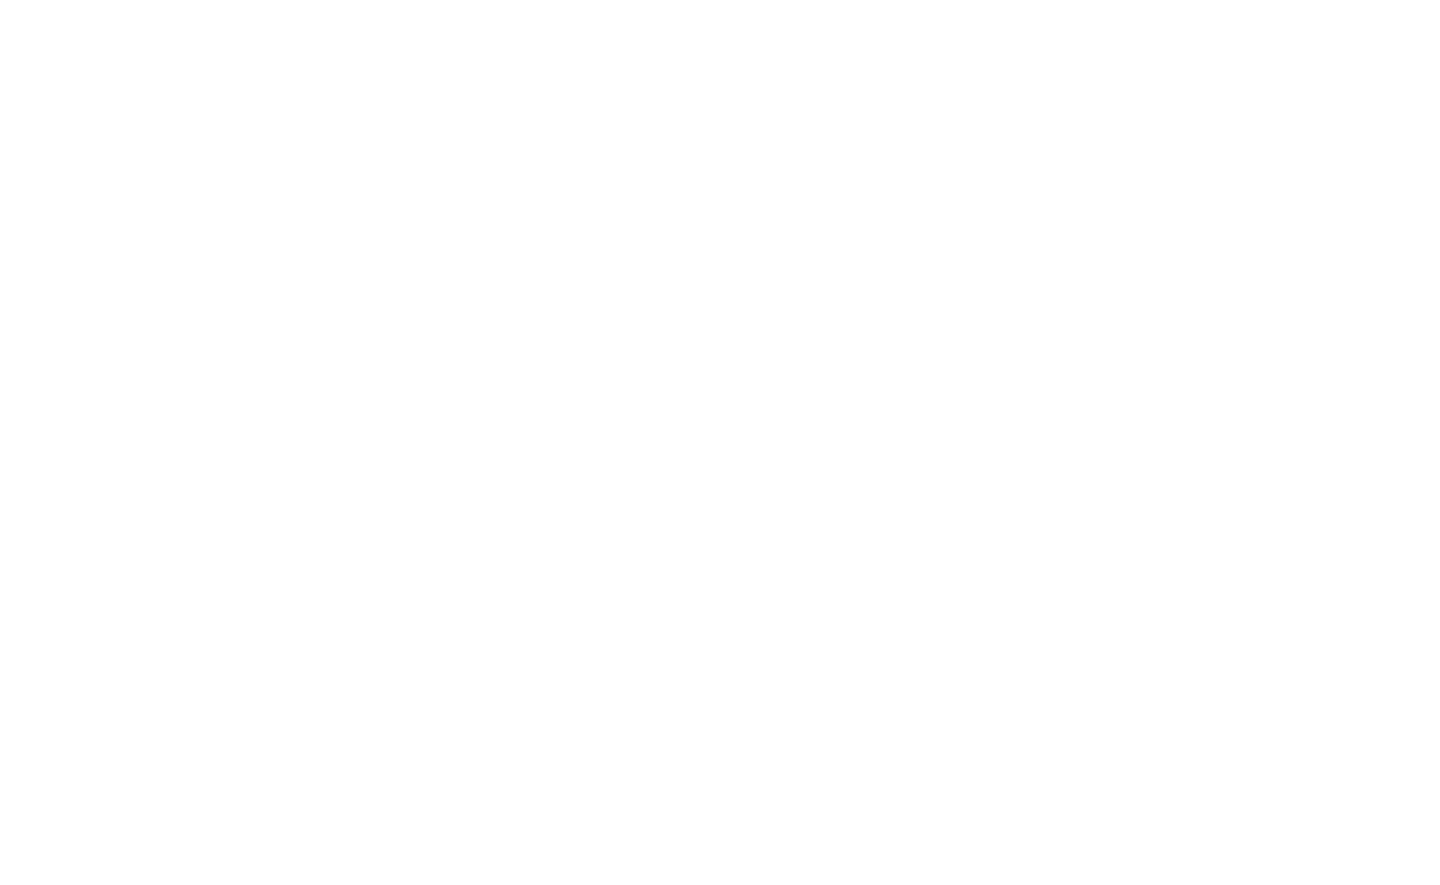 This screenshot has height=885, width=1440. I want to click on 'NHL.com Privacy Policy', so click(533, 845).